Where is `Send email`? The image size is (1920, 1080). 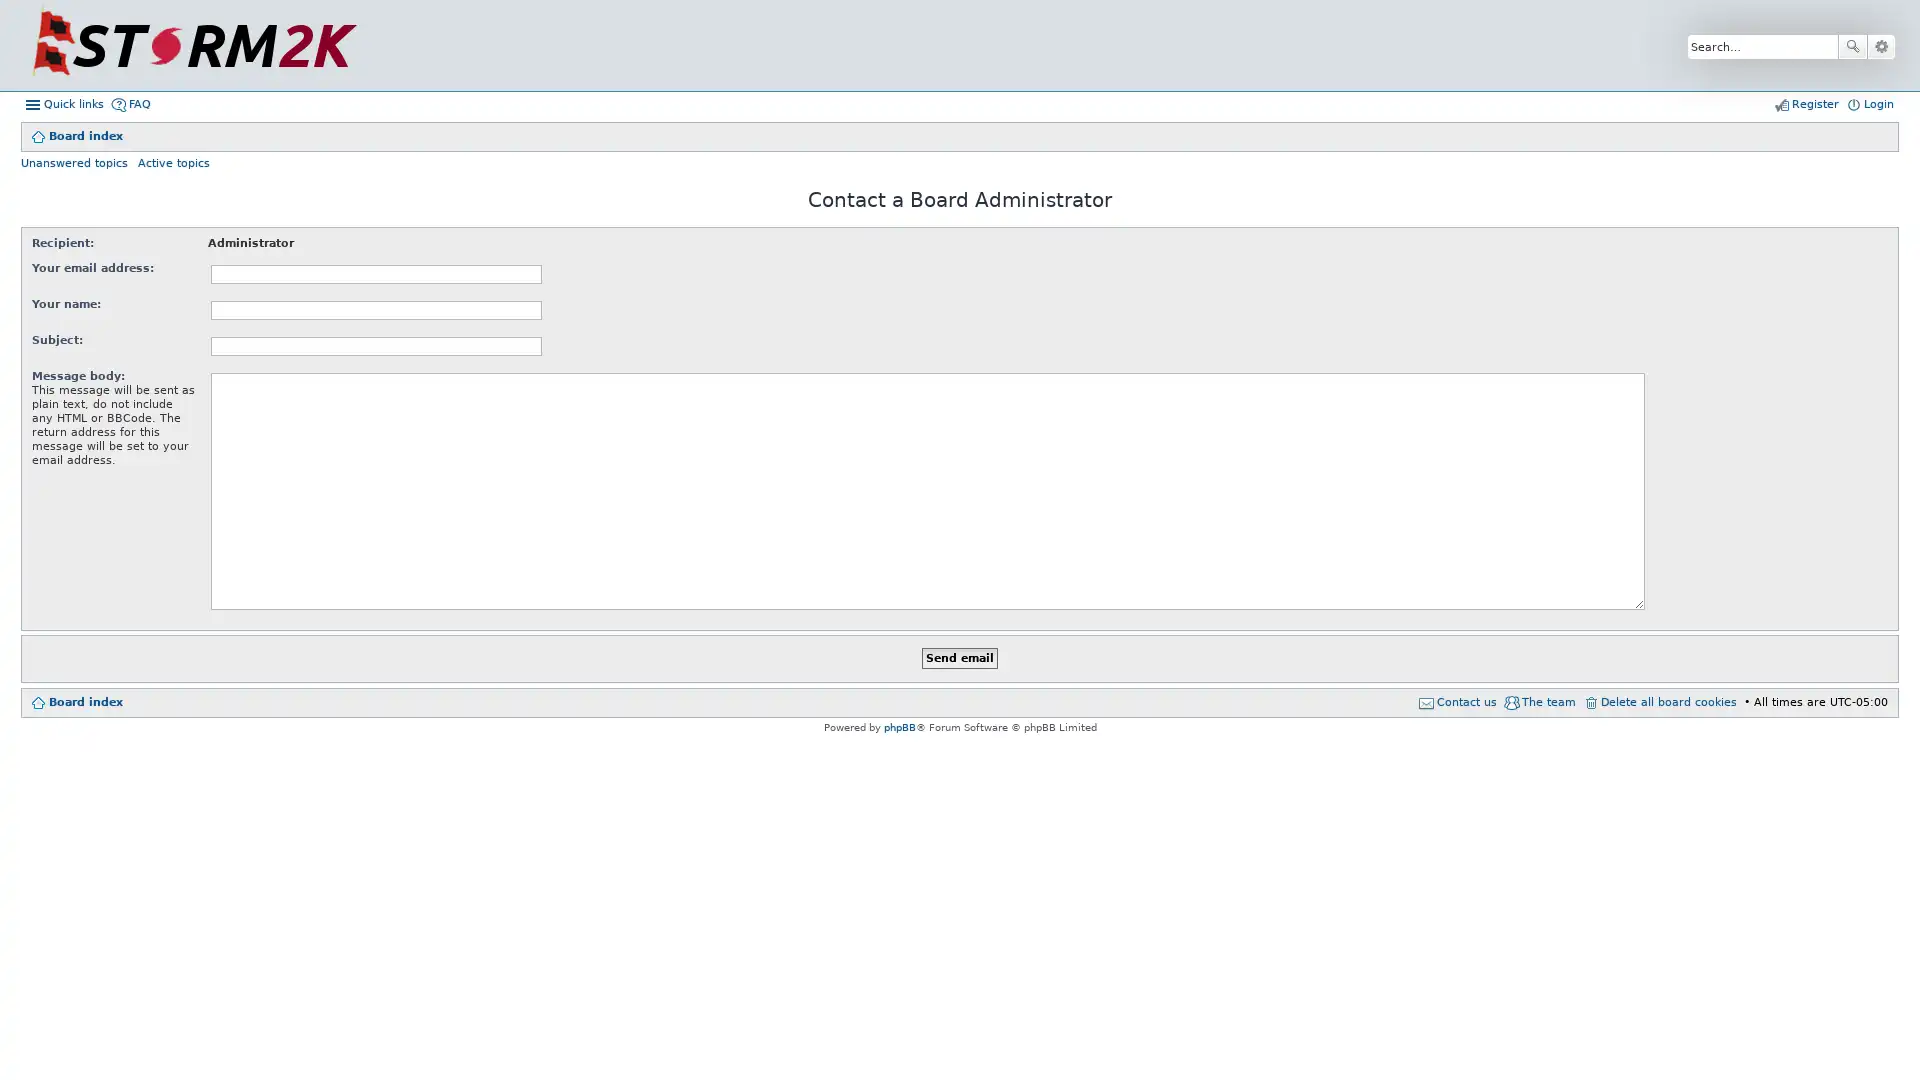 Send email is located at coordinates (960, 658).